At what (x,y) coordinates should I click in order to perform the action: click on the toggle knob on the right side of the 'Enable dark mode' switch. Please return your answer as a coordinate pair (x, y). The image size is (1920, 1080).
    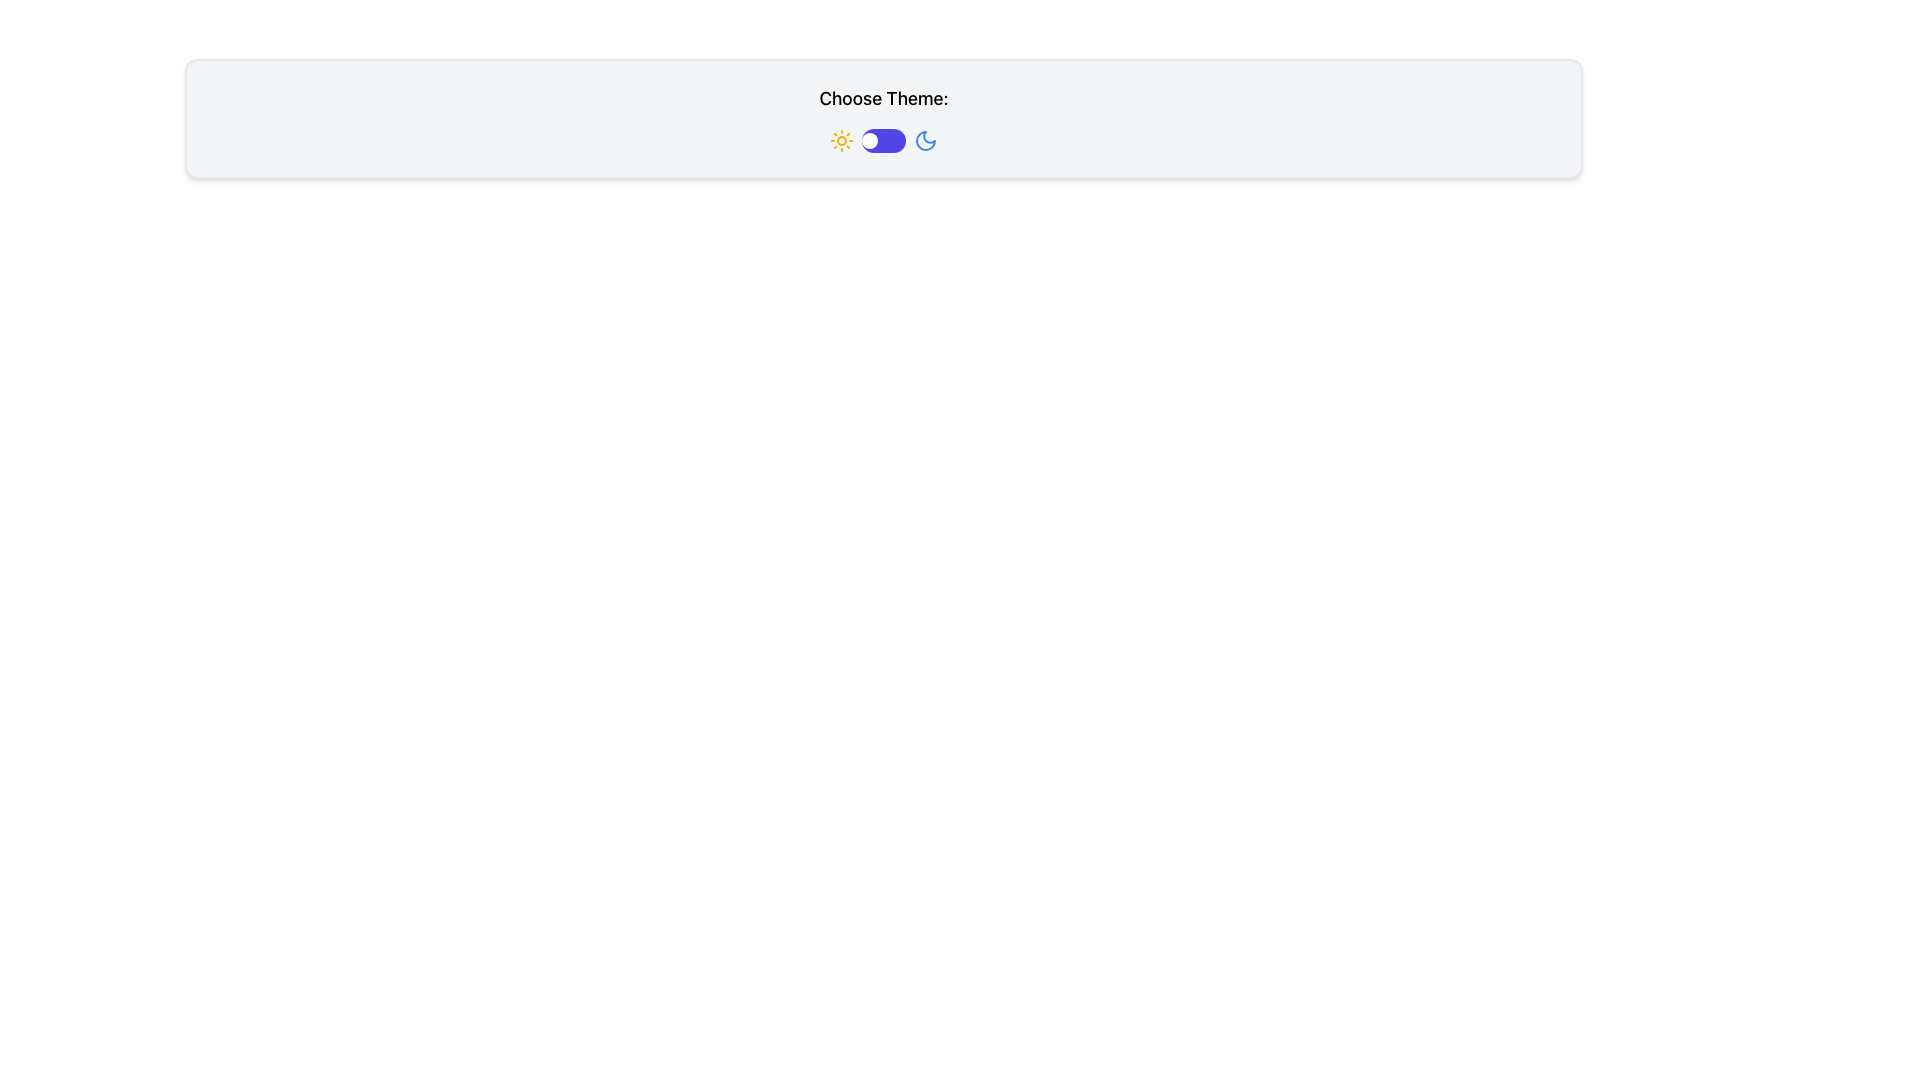
    Looking at the image, I should click on (869, 140).